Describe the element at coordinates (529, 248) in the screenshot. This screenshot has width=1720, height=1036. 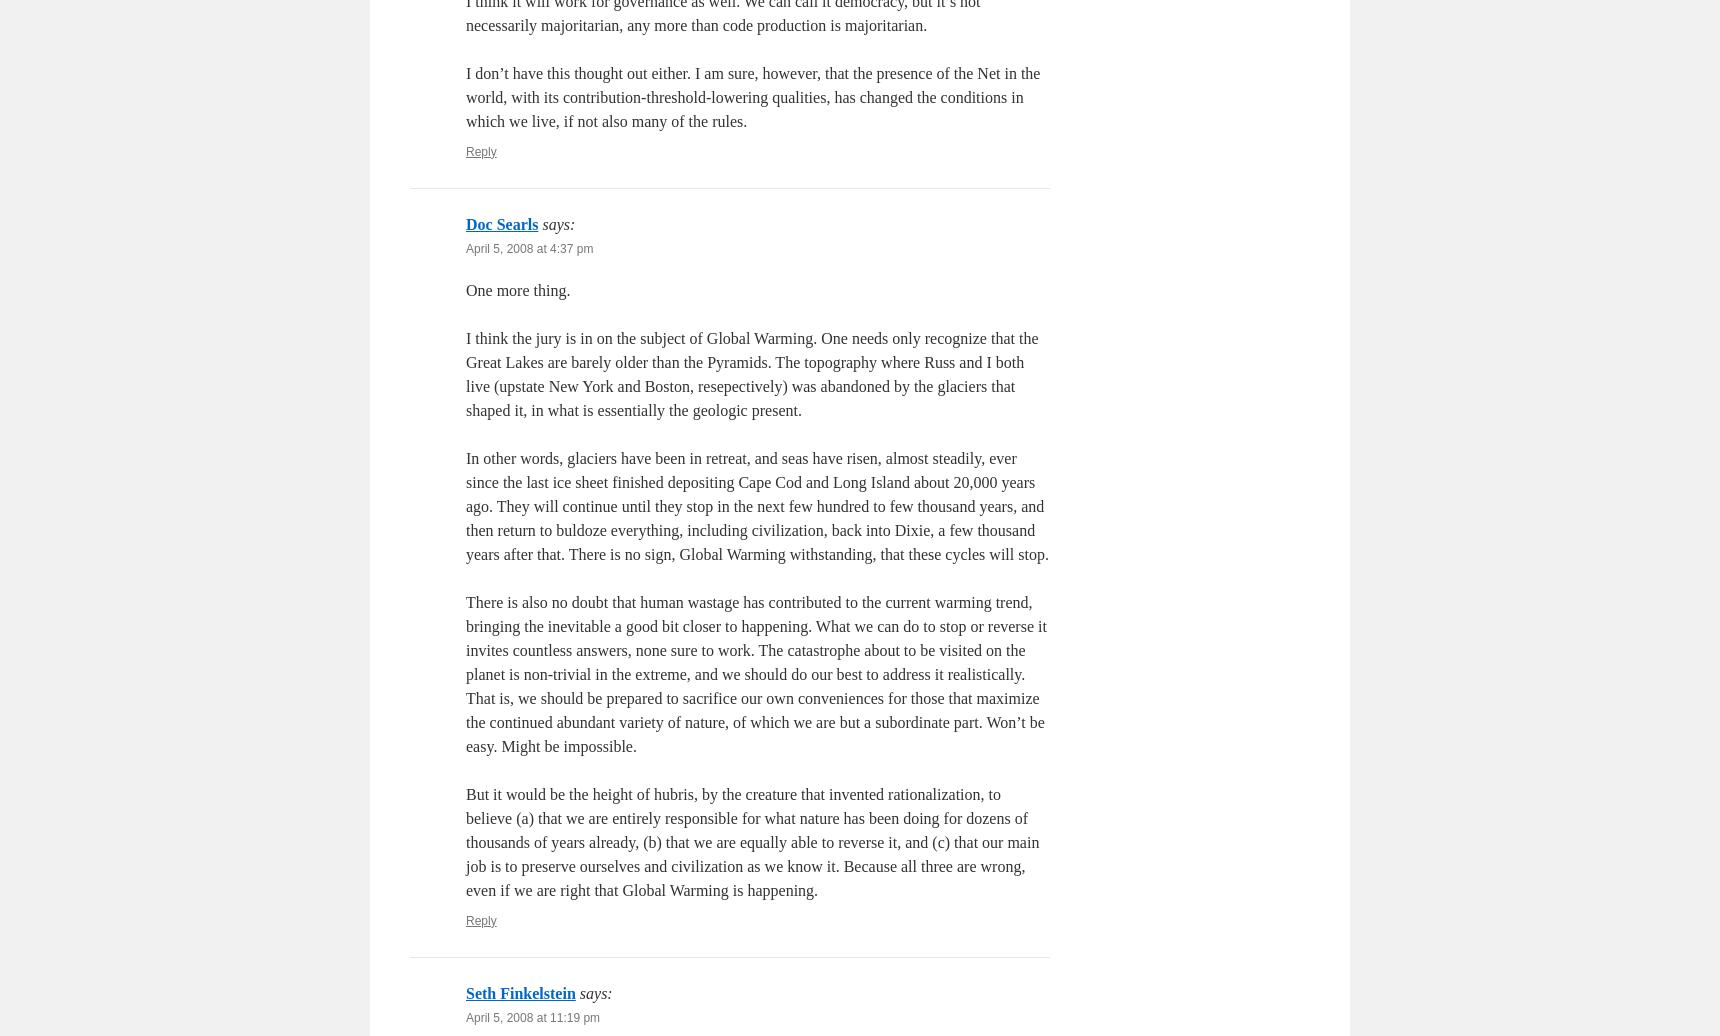
I see `'April 5, 2008 at 4:37 pm'` at that location.